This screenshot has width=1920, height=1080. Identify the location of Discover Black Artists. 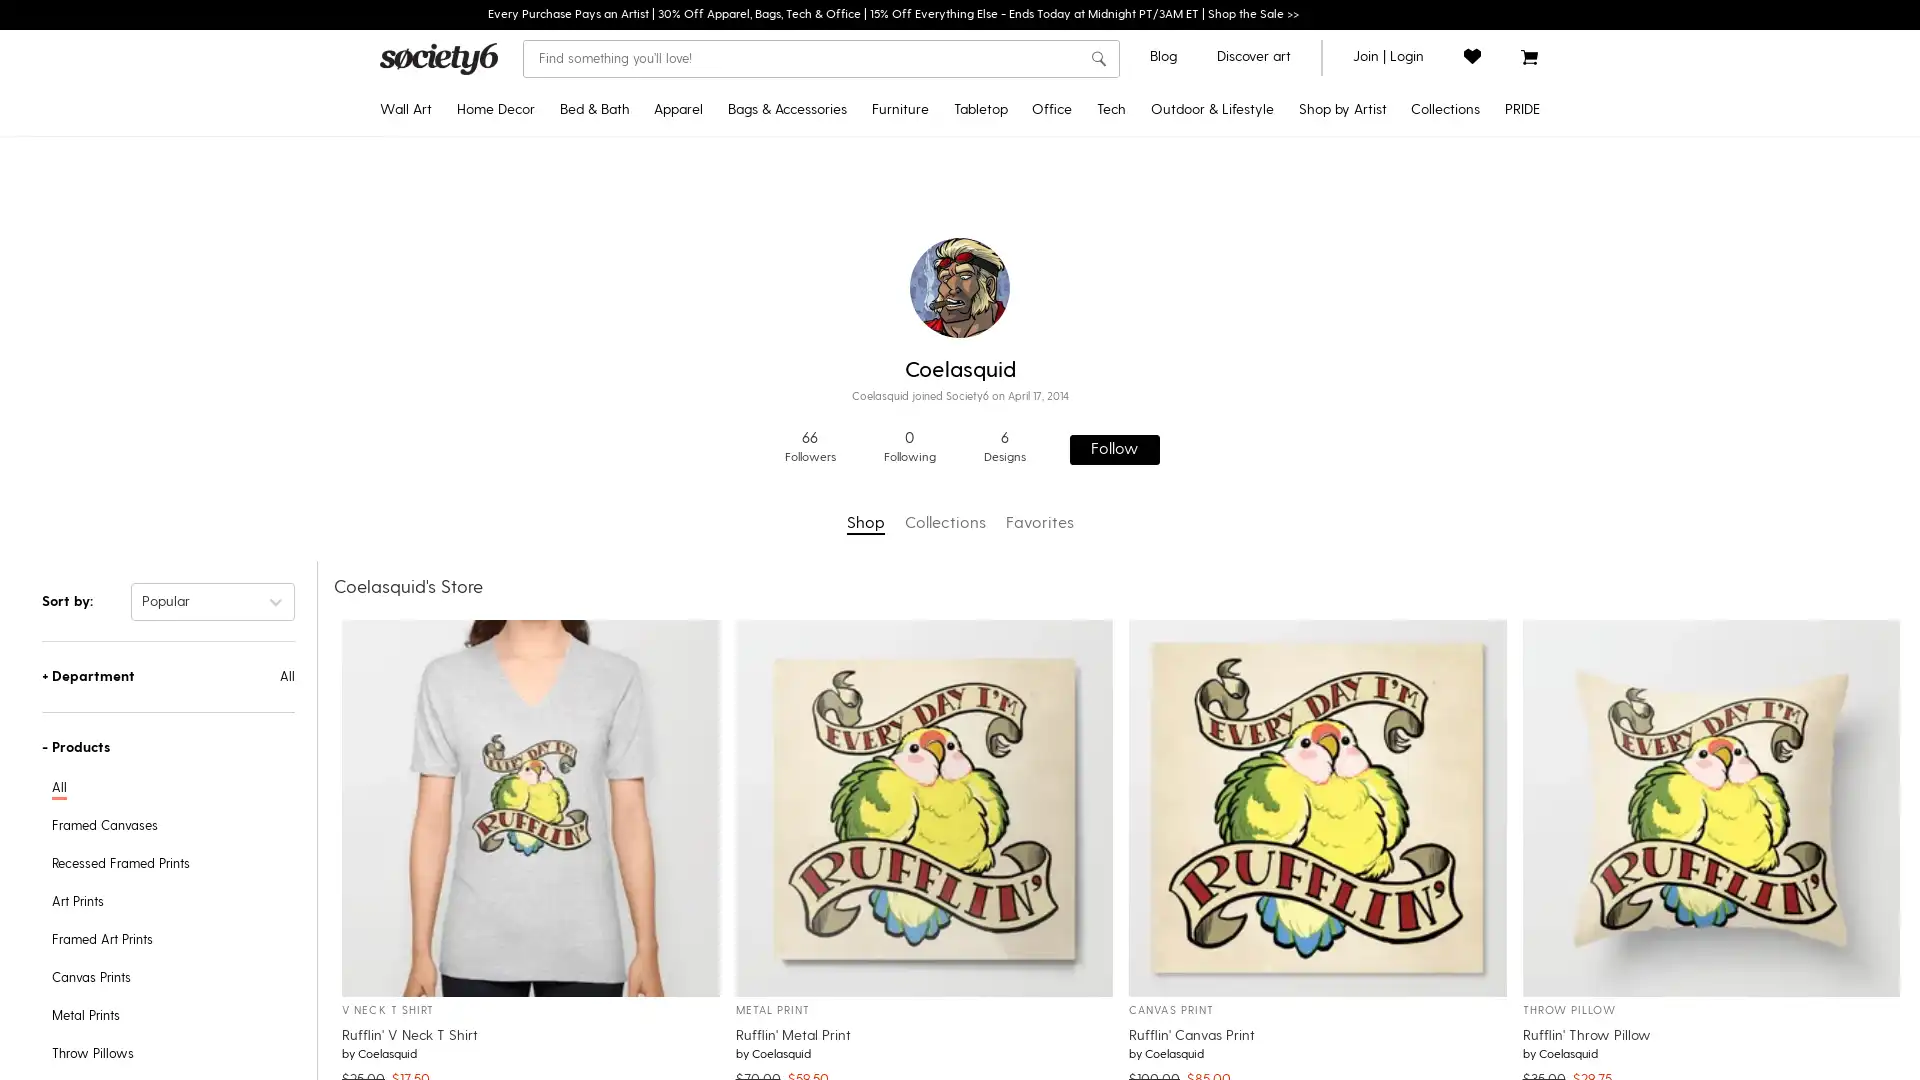
(1288, 256).